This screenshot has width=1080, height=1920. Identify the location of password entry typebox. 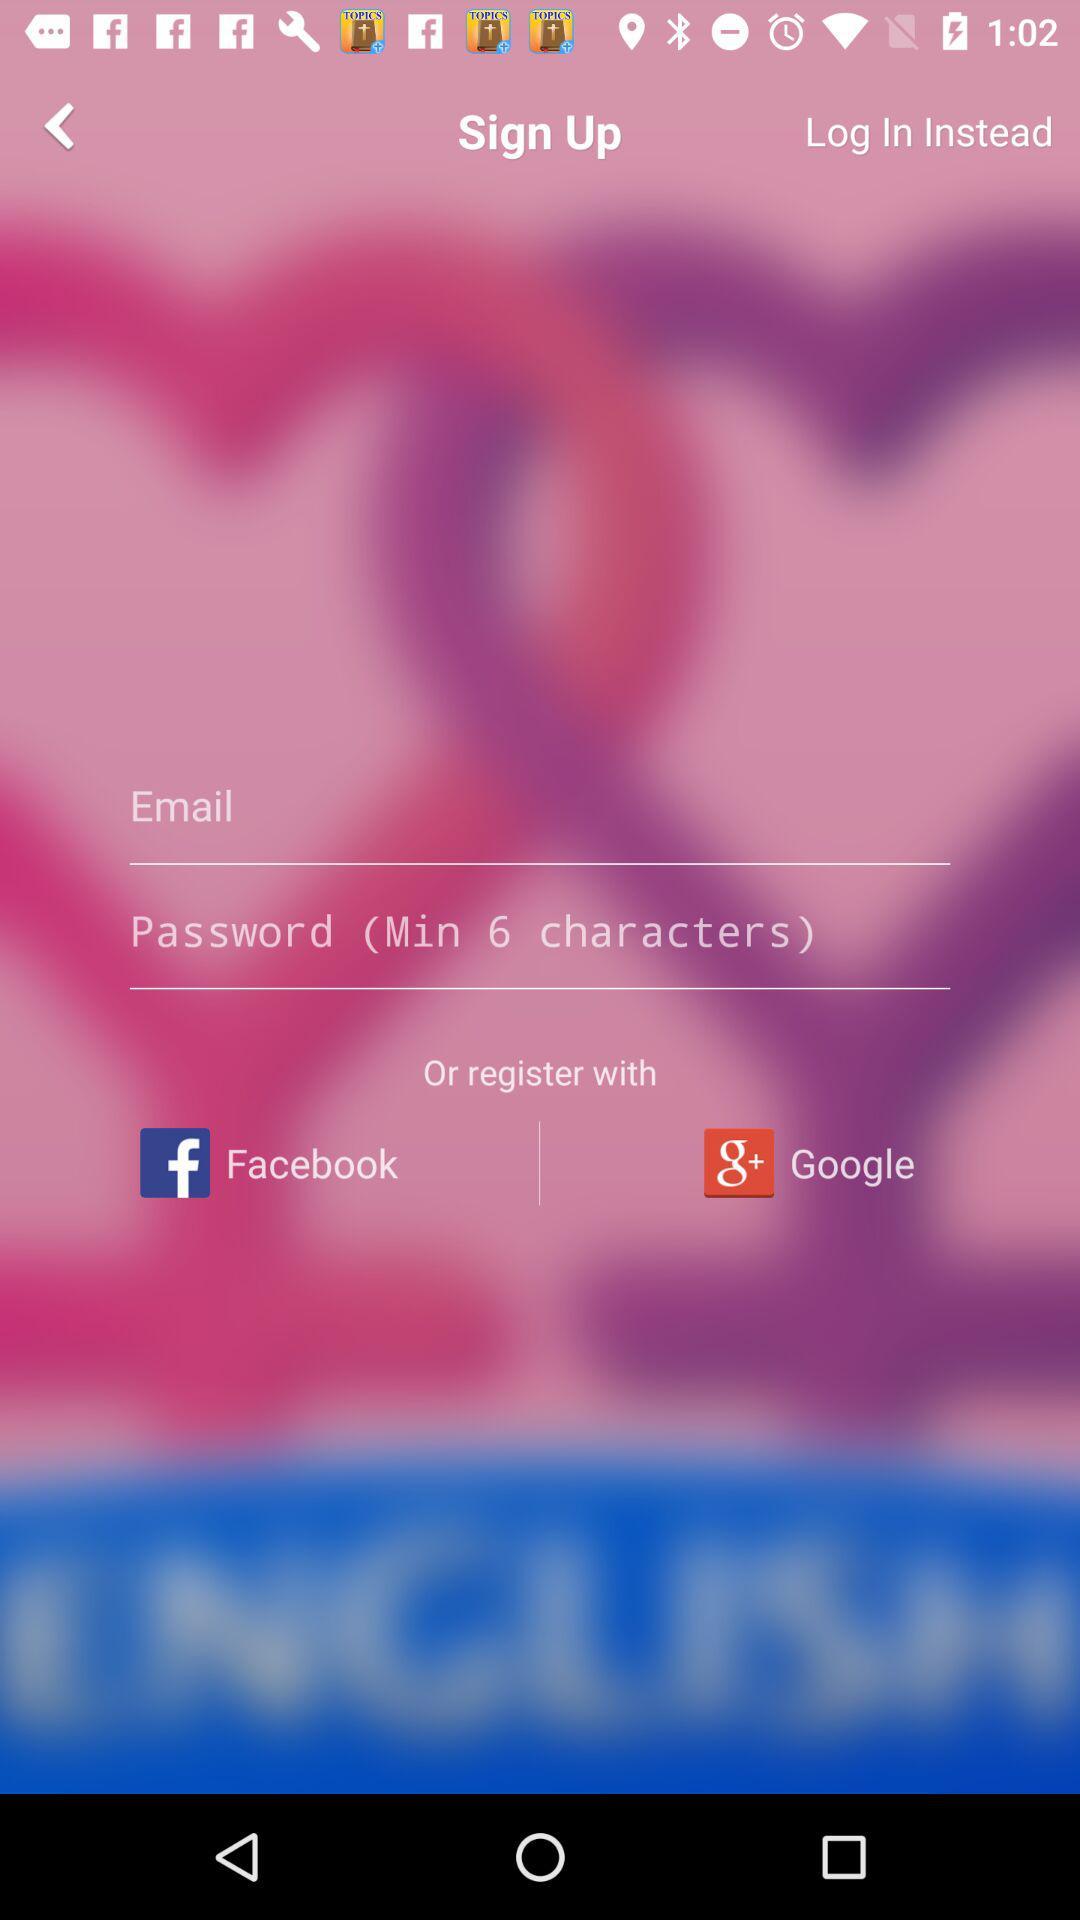
(540, 929).